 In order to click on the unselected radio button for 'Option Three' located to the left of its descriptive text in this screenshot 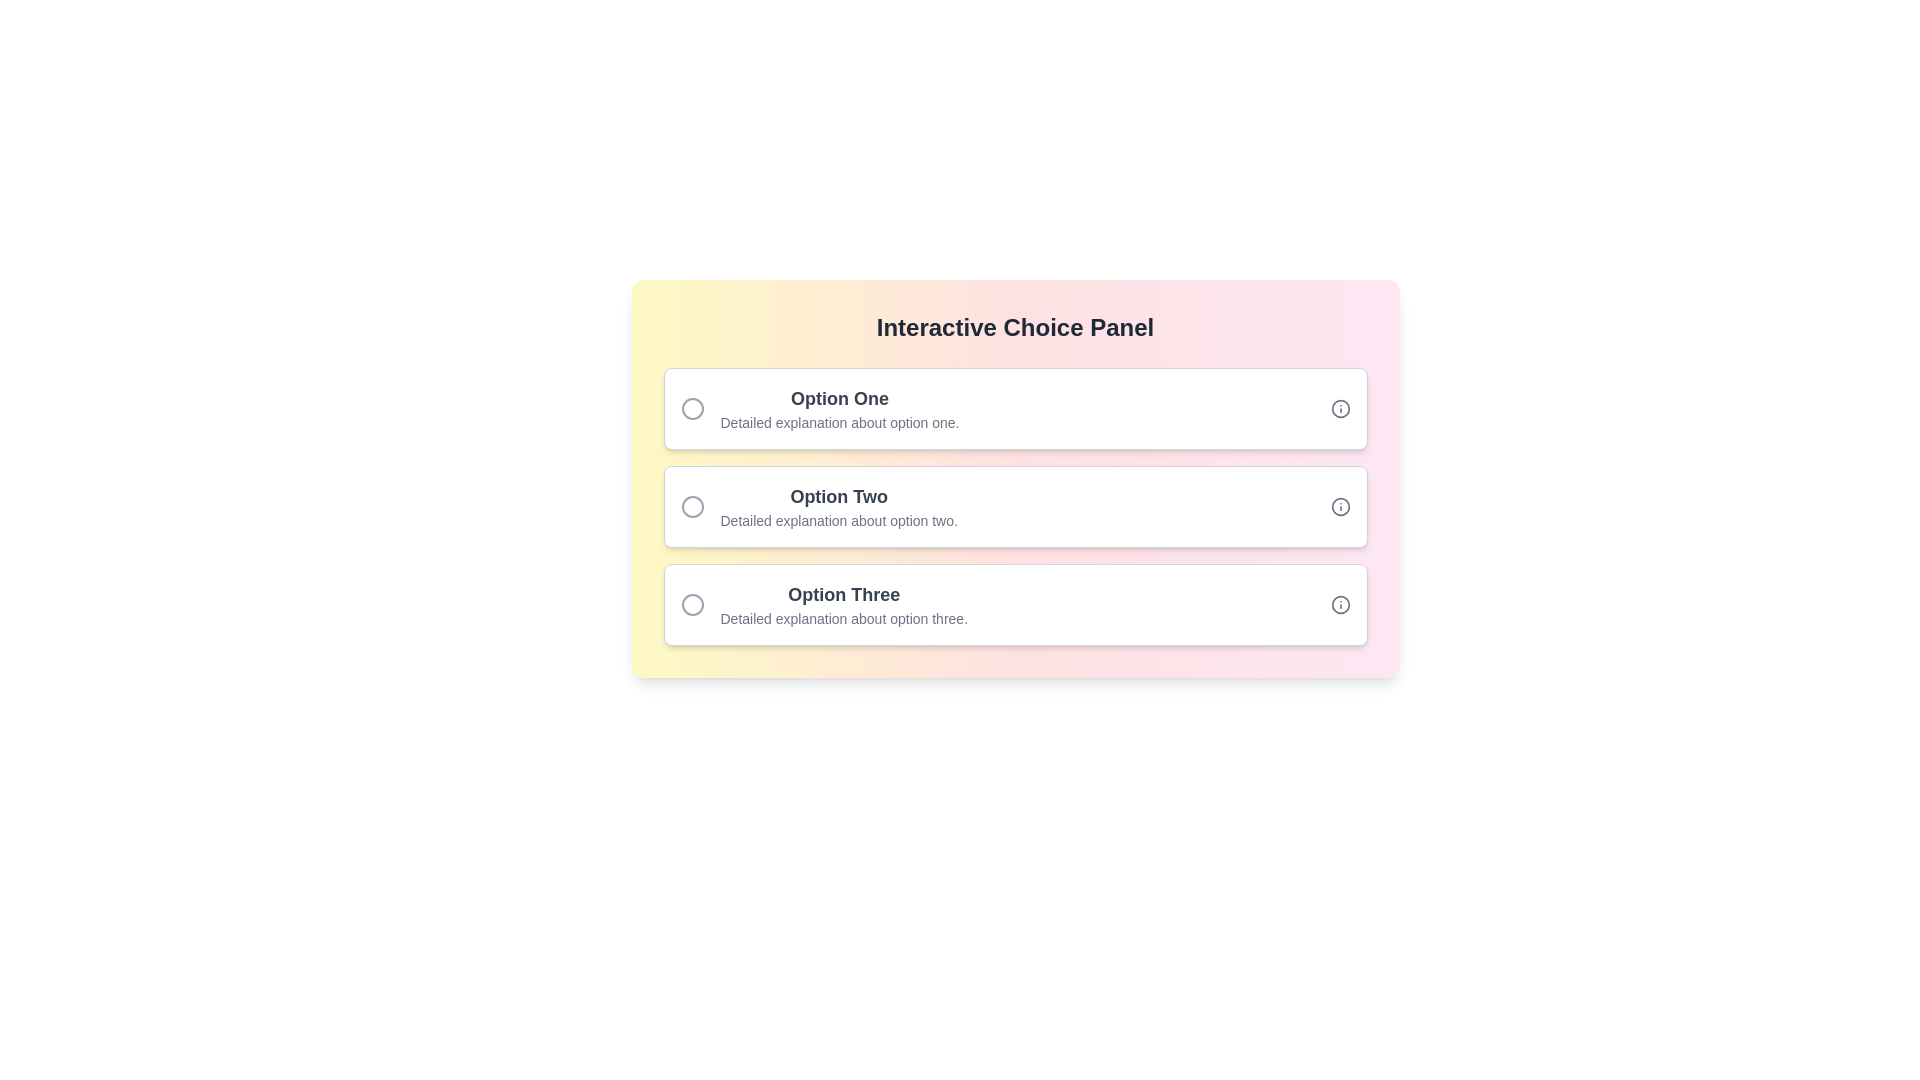, I will do `click(692, 604)`.